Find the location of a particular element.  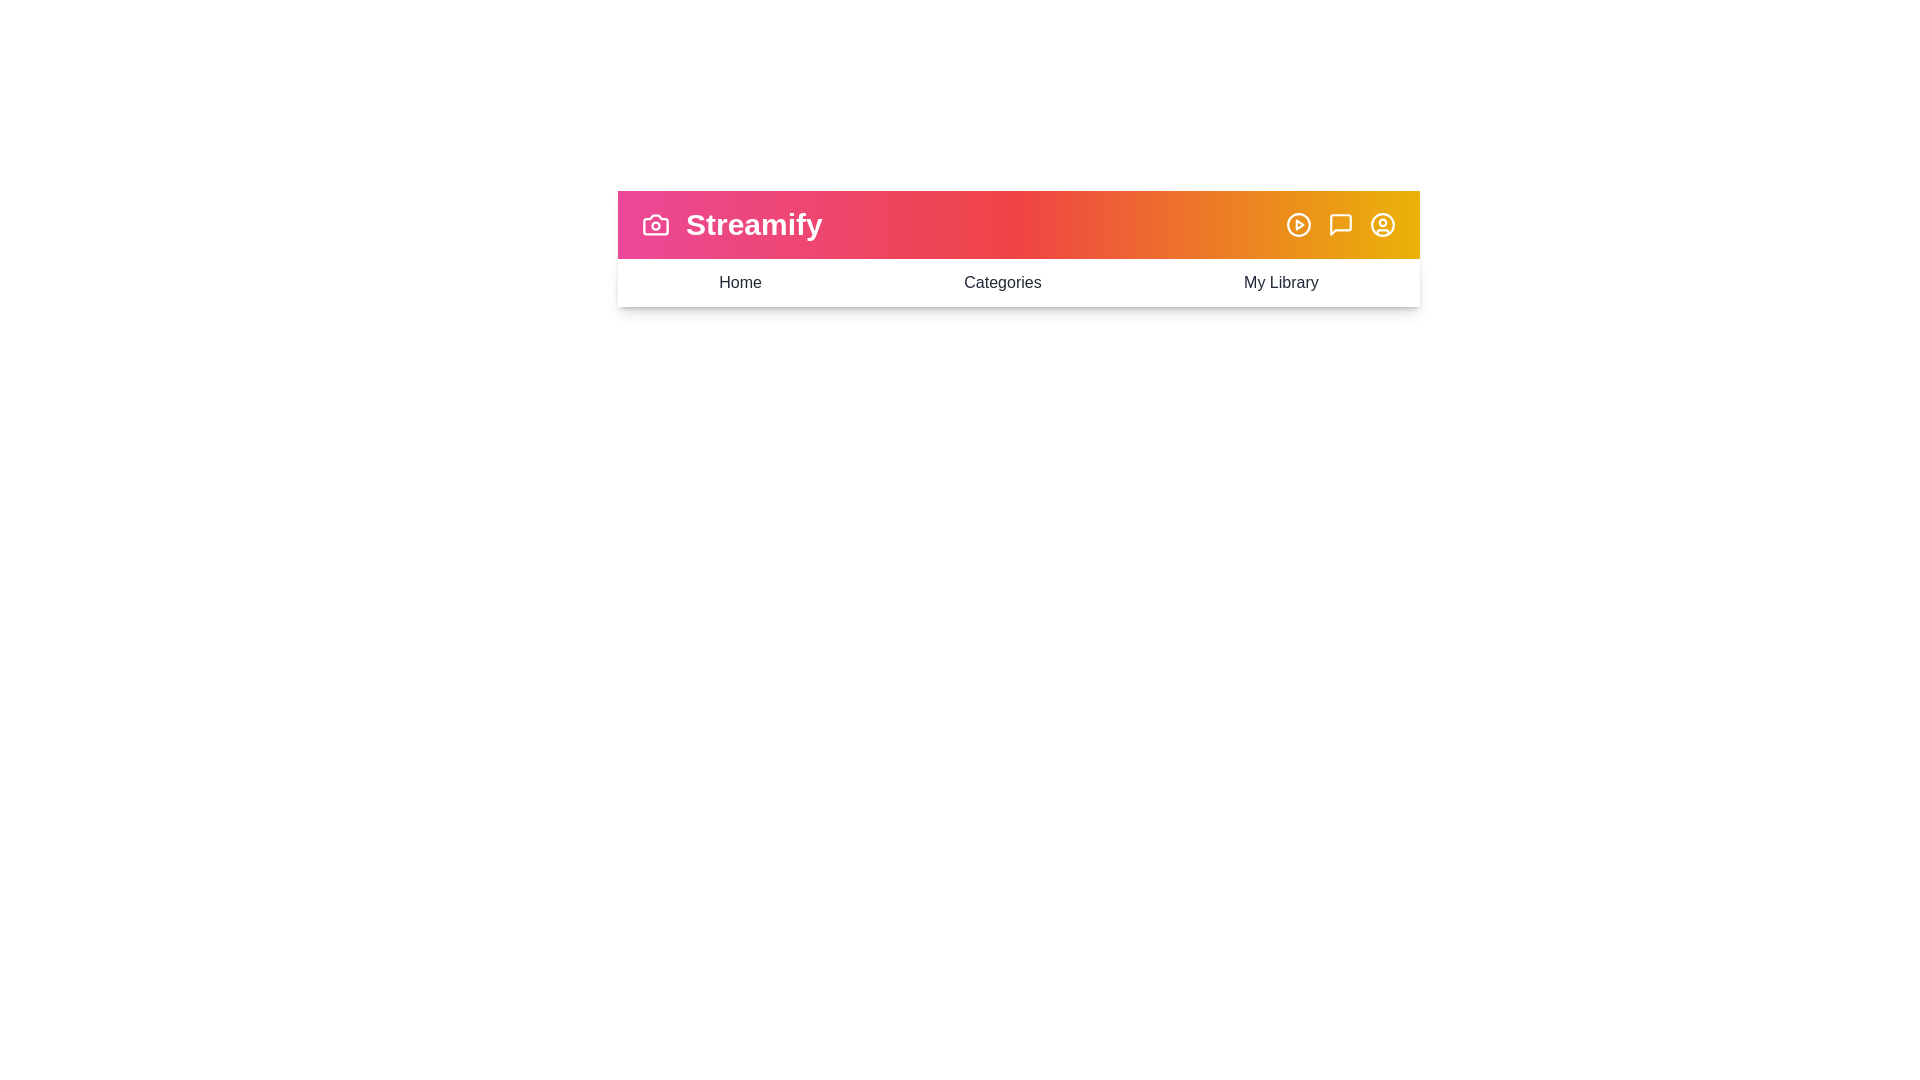

the 'Streamify' title in the app bar is located at coordinates (752, 224).